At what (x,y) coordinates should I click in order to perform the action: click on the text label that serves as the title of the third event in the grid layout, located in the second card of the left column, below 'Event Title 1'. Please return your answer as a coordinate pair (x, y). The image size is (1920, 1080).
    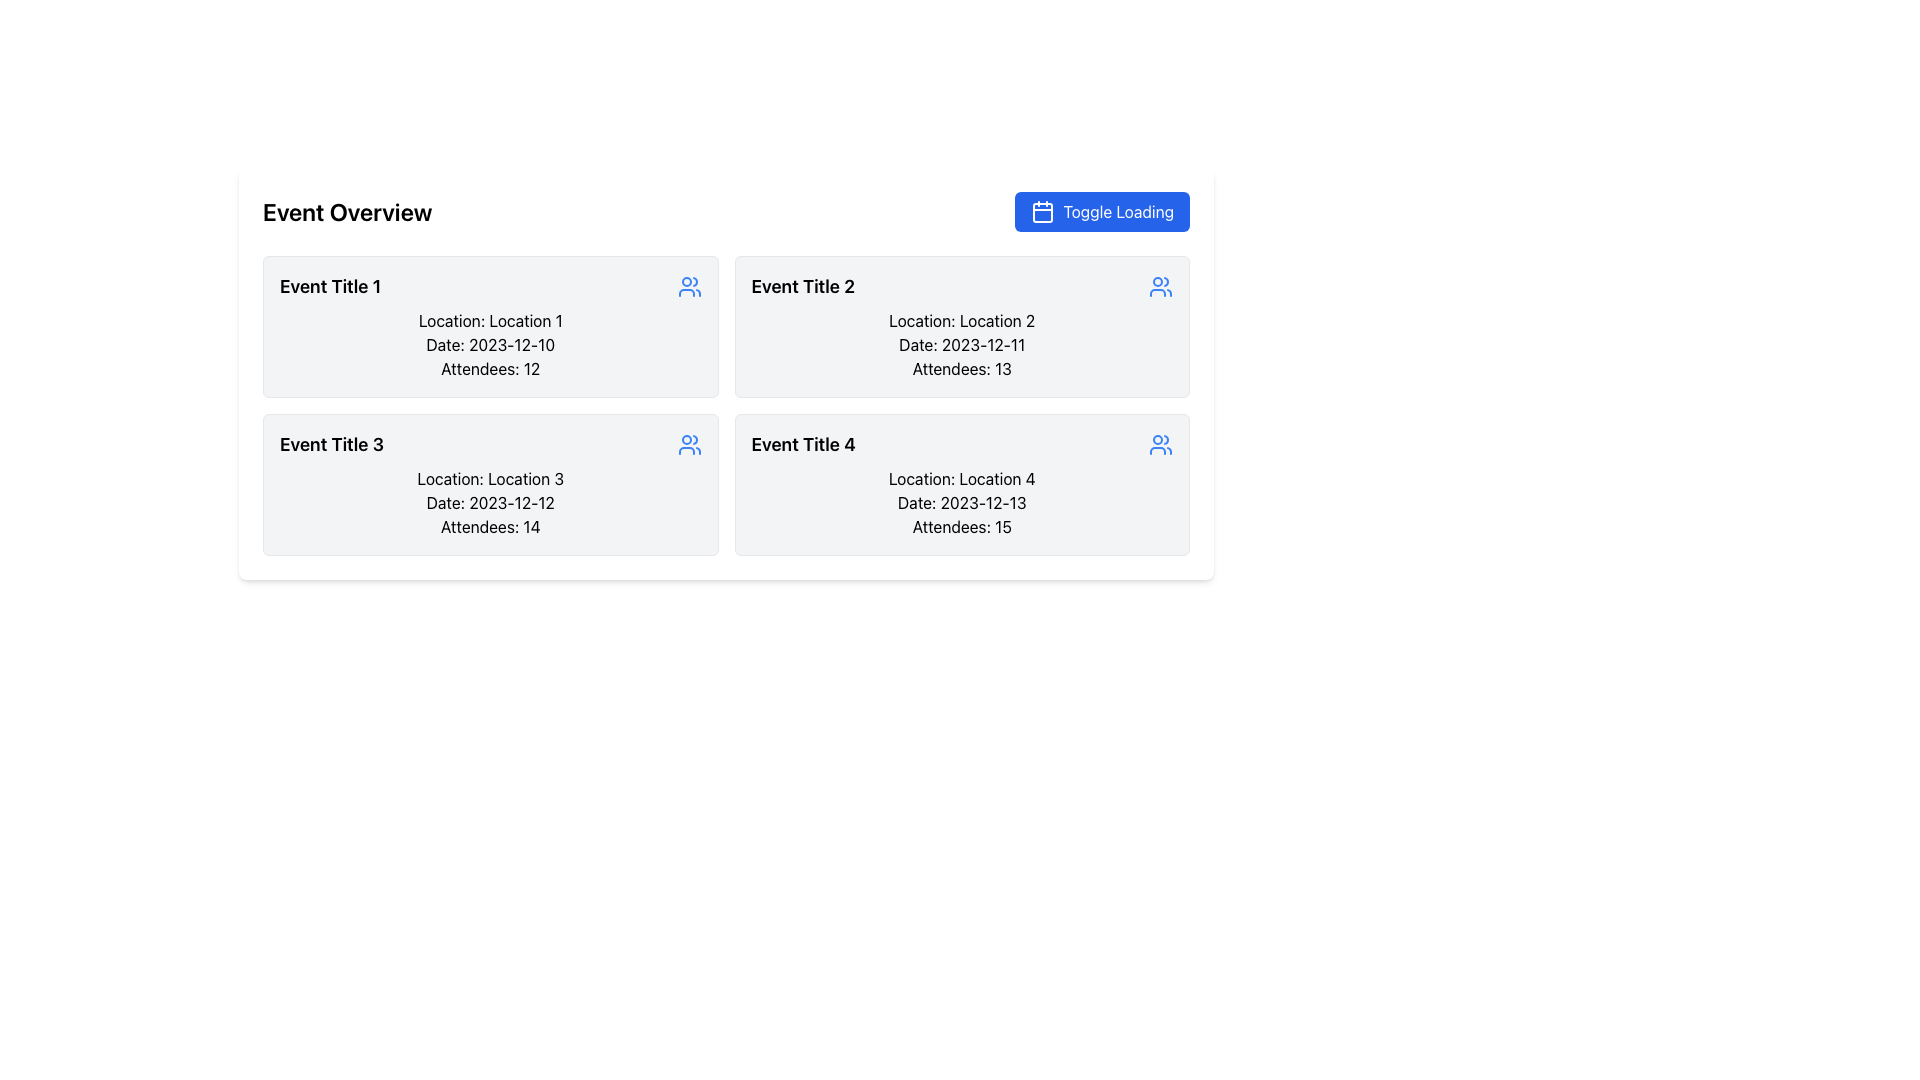
    Looking at the image, I should click on (331, 443).